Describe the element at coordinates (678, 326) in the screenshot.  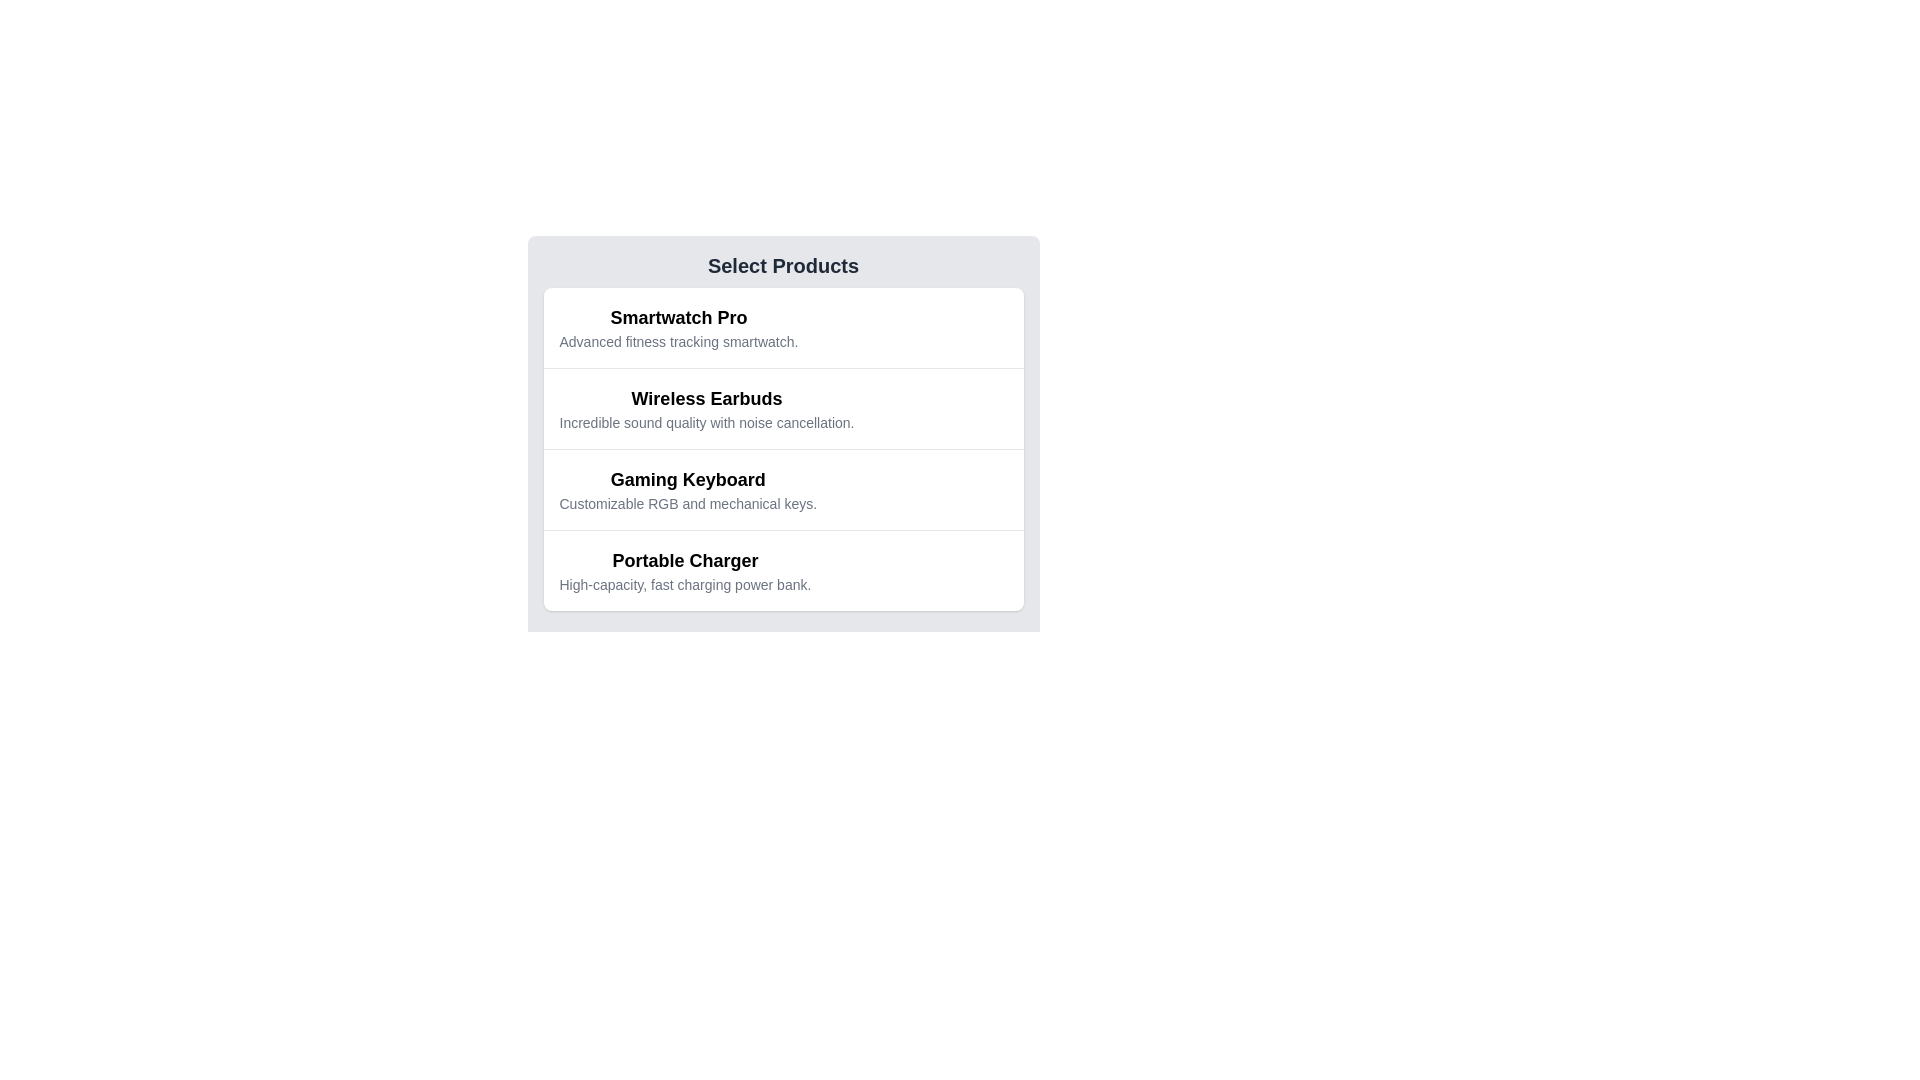
I see `text block containing the title 'Smartwatch Pro' and subtitle 'Advanced fitness tracking smartwatch.' located in the top left corner of the product selection list` at that location.